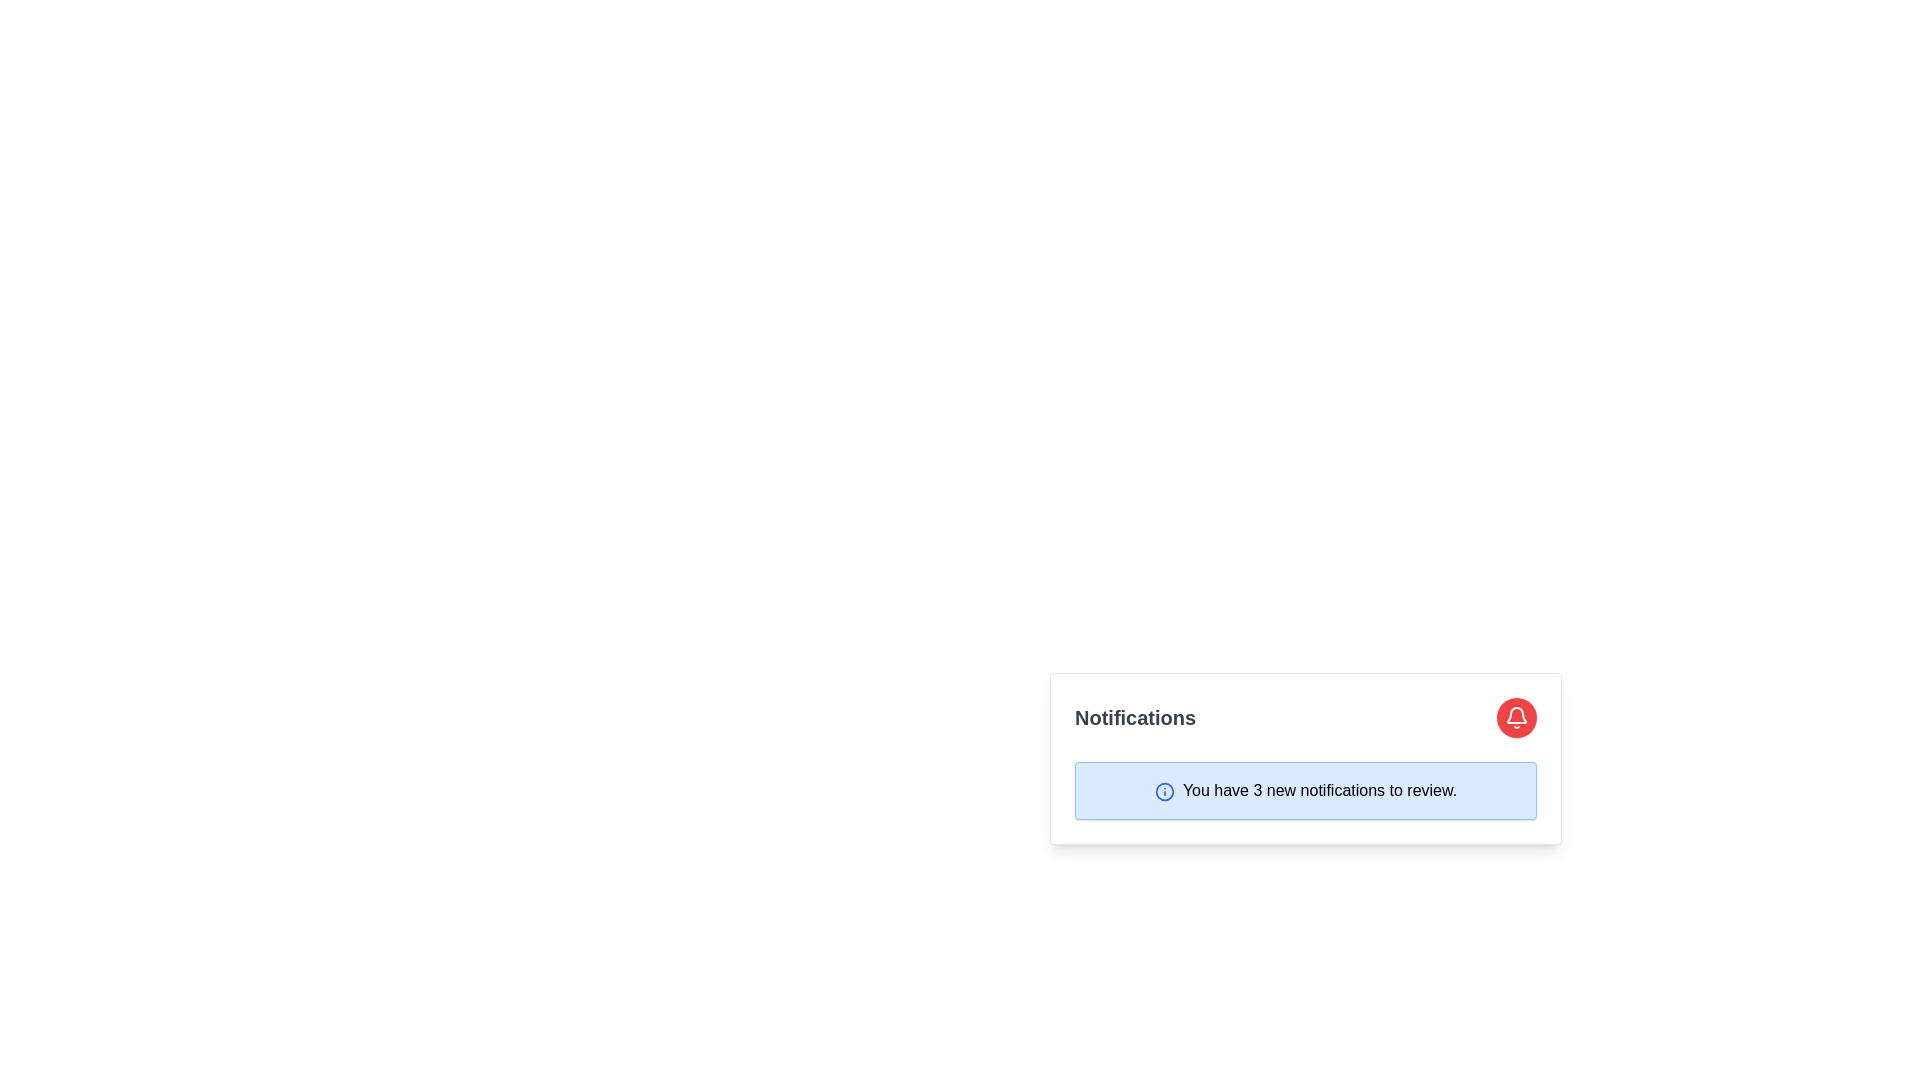  I want to click on text 'Notifications' displayed in a large bold font at the top-left corner of the notification card interface, so click(1135, 716).